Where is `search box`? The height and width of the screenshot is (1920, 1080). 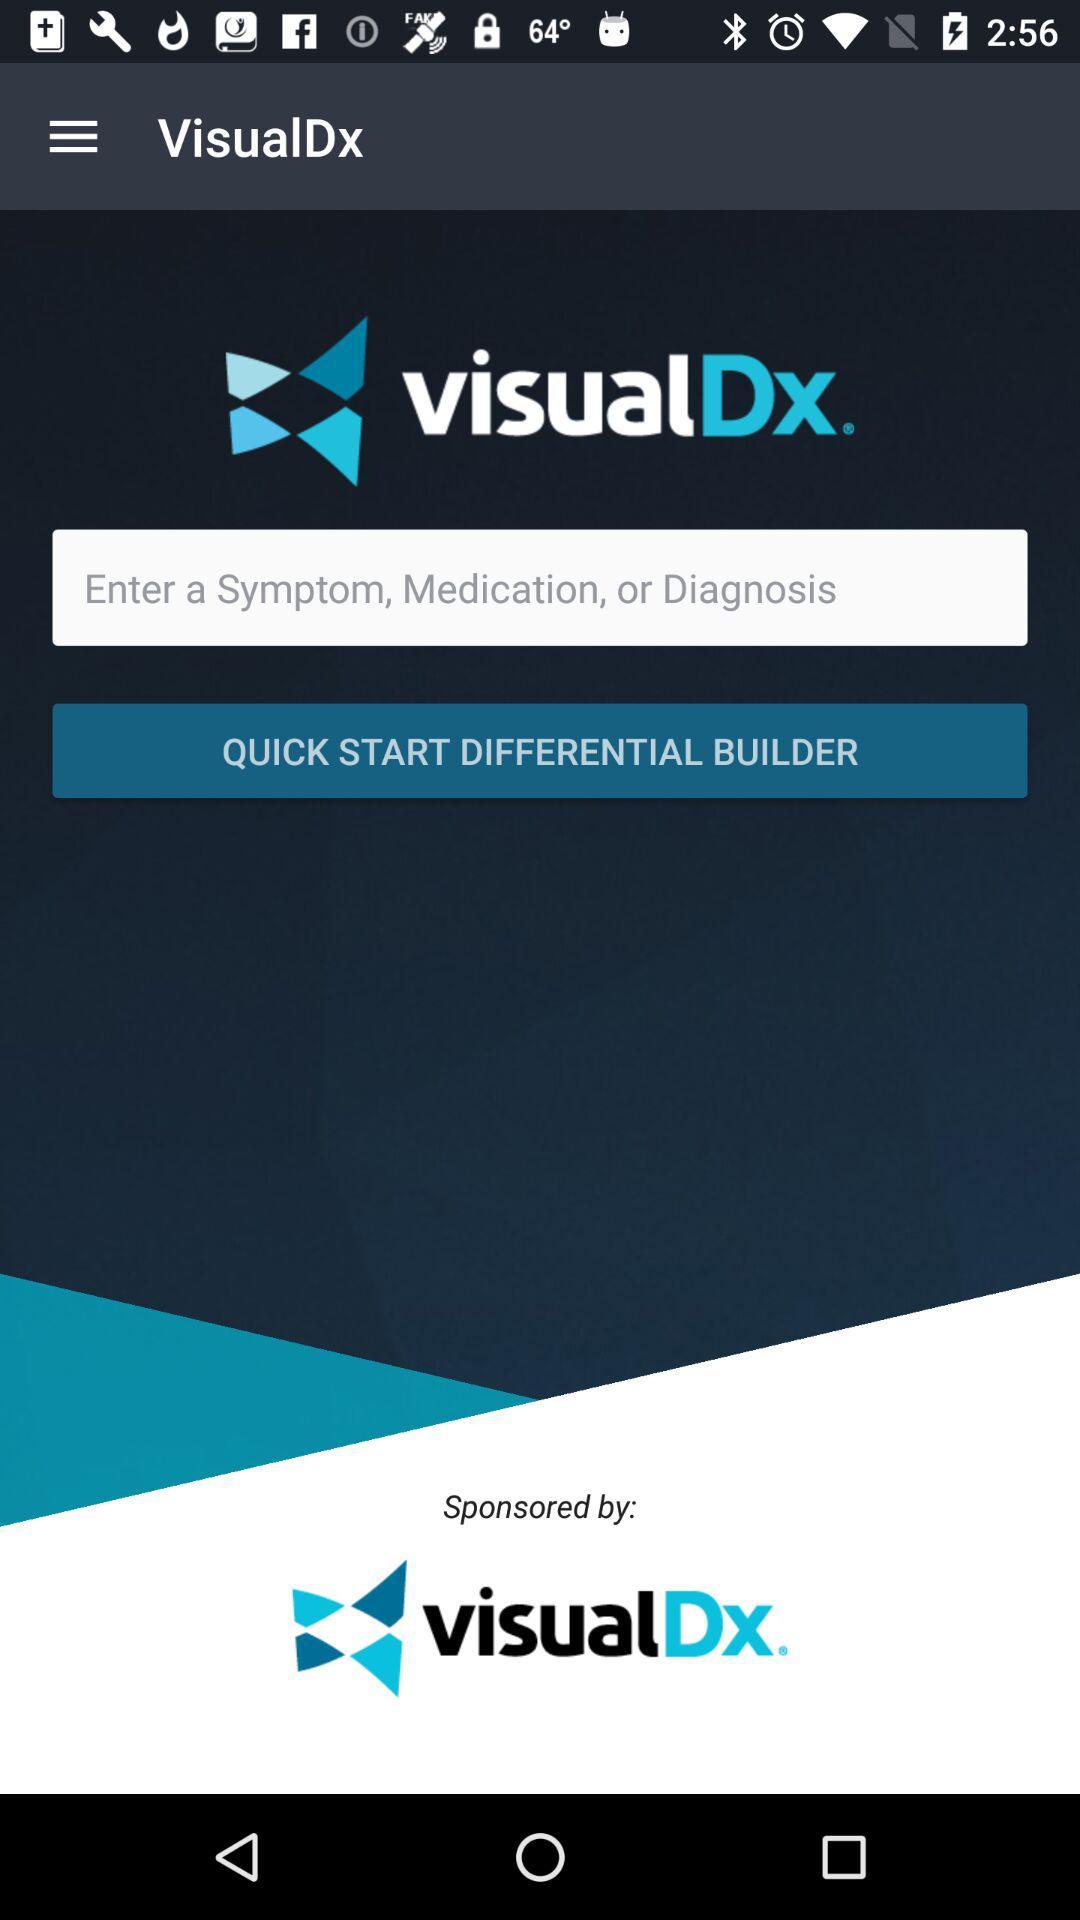
search box is located at coordinates (540, 586).